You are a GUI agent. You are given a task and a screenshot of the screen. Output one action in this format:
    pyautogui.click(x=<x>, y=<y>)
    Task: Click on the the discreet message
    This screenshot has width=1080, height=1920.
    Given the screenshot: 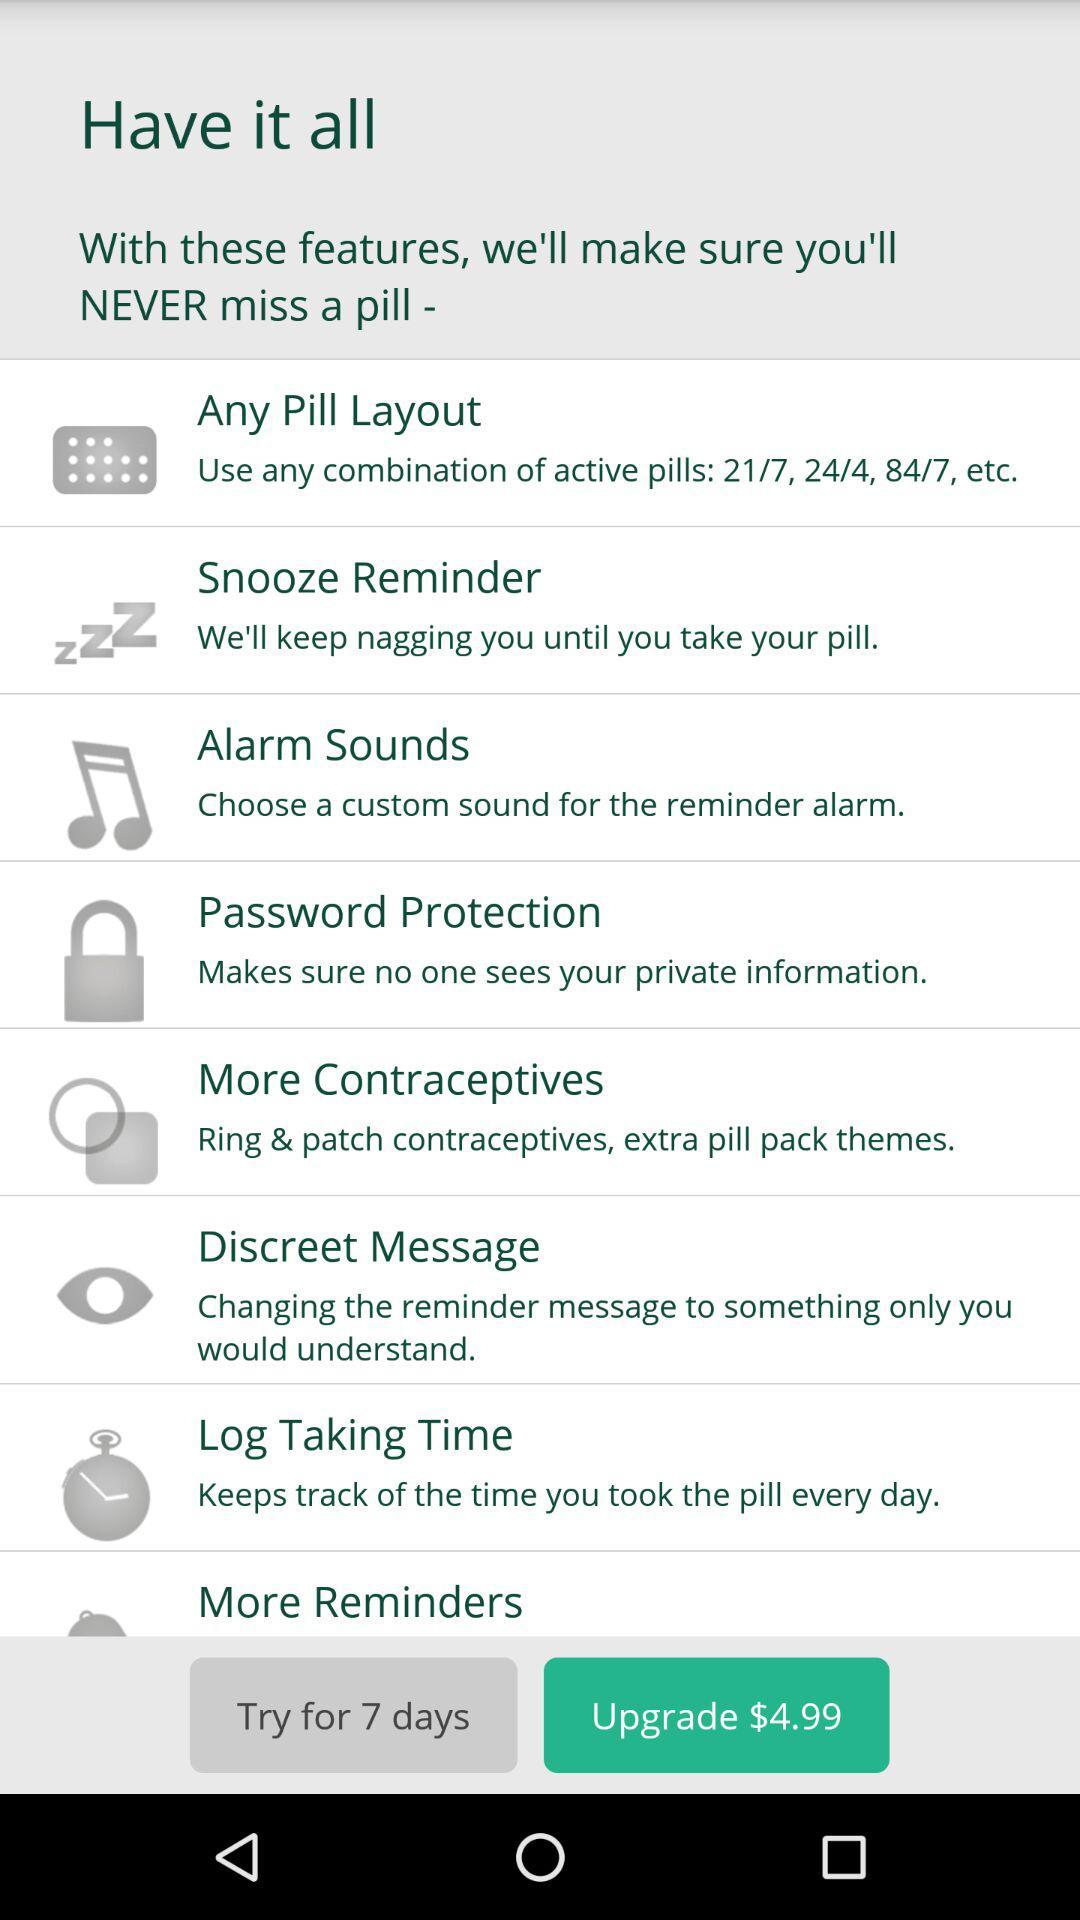 What is the action you would take?
    pyautogui.click(x=624, y=1244)
    